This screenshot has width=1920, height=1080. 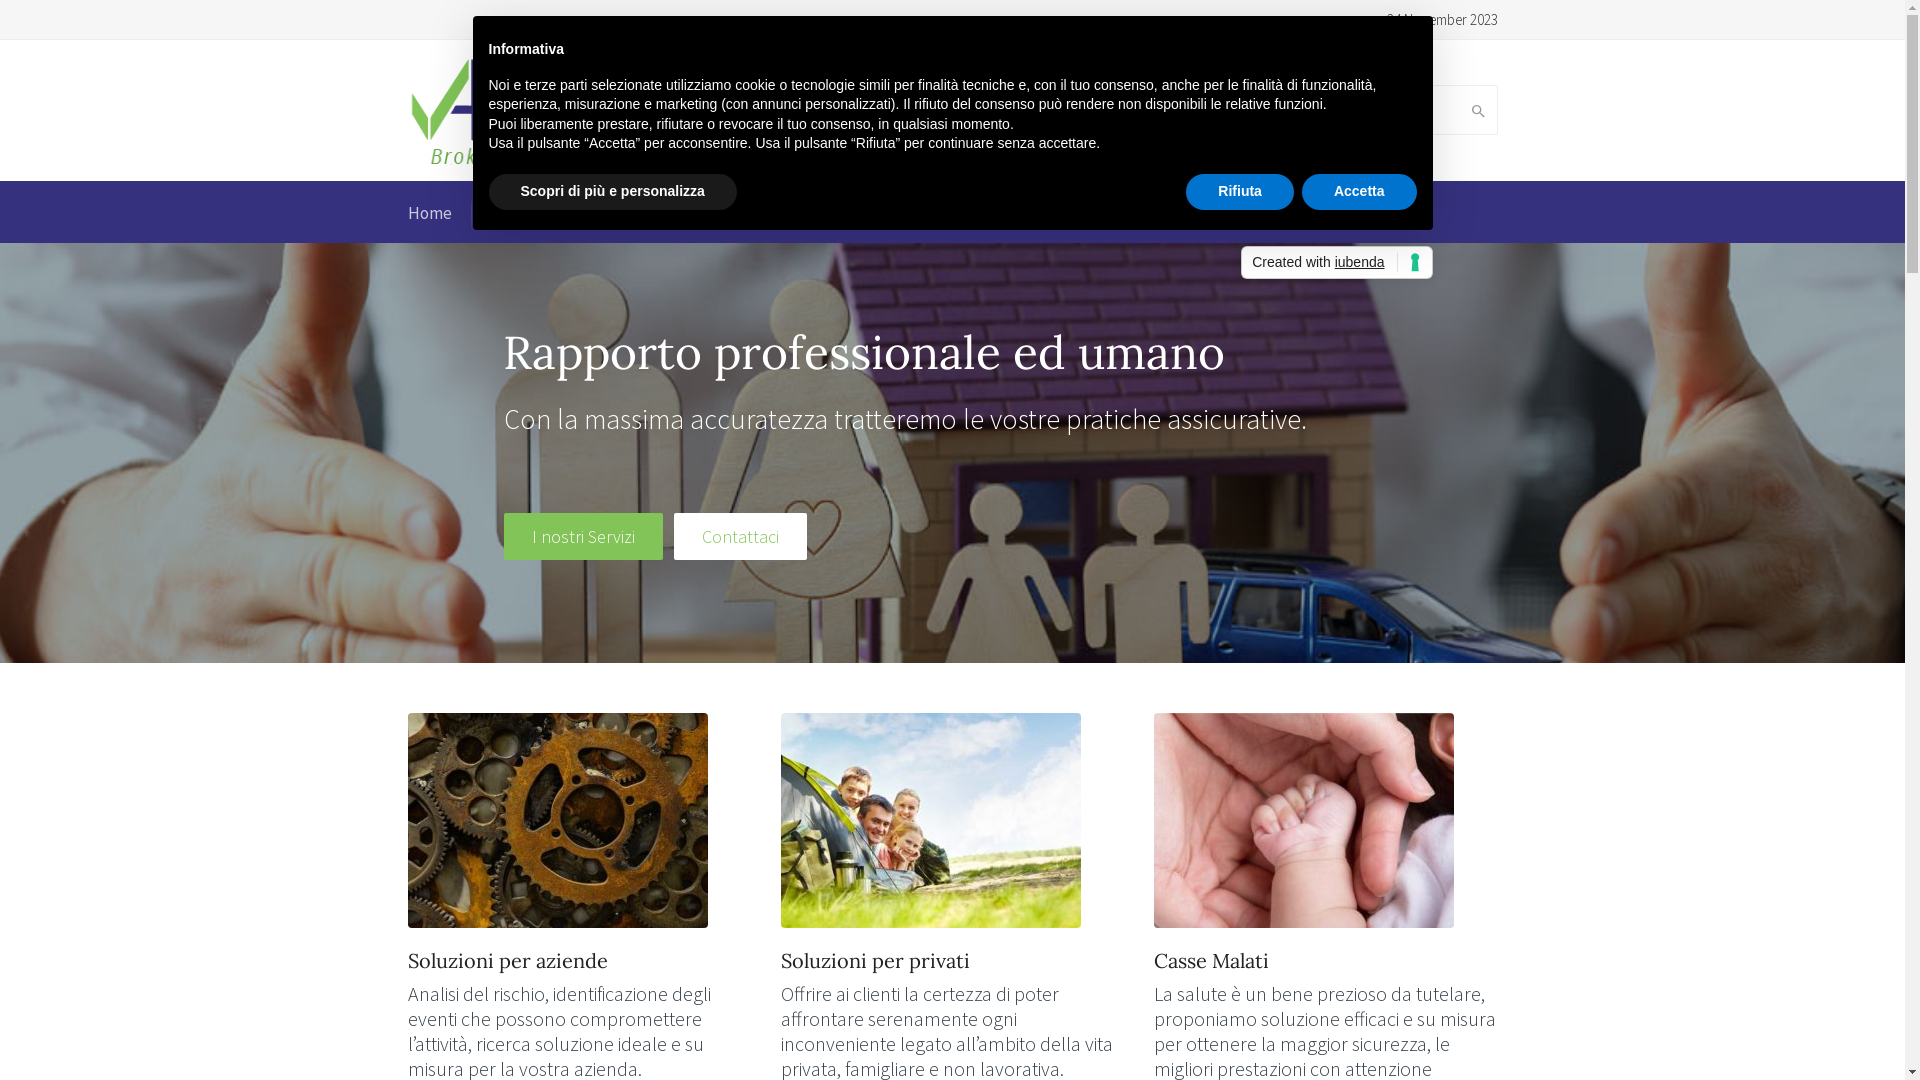 What do you see at coordinates (1033, 213) in the screenshot?
I see `'News'` at bounding box center [1033, 213].